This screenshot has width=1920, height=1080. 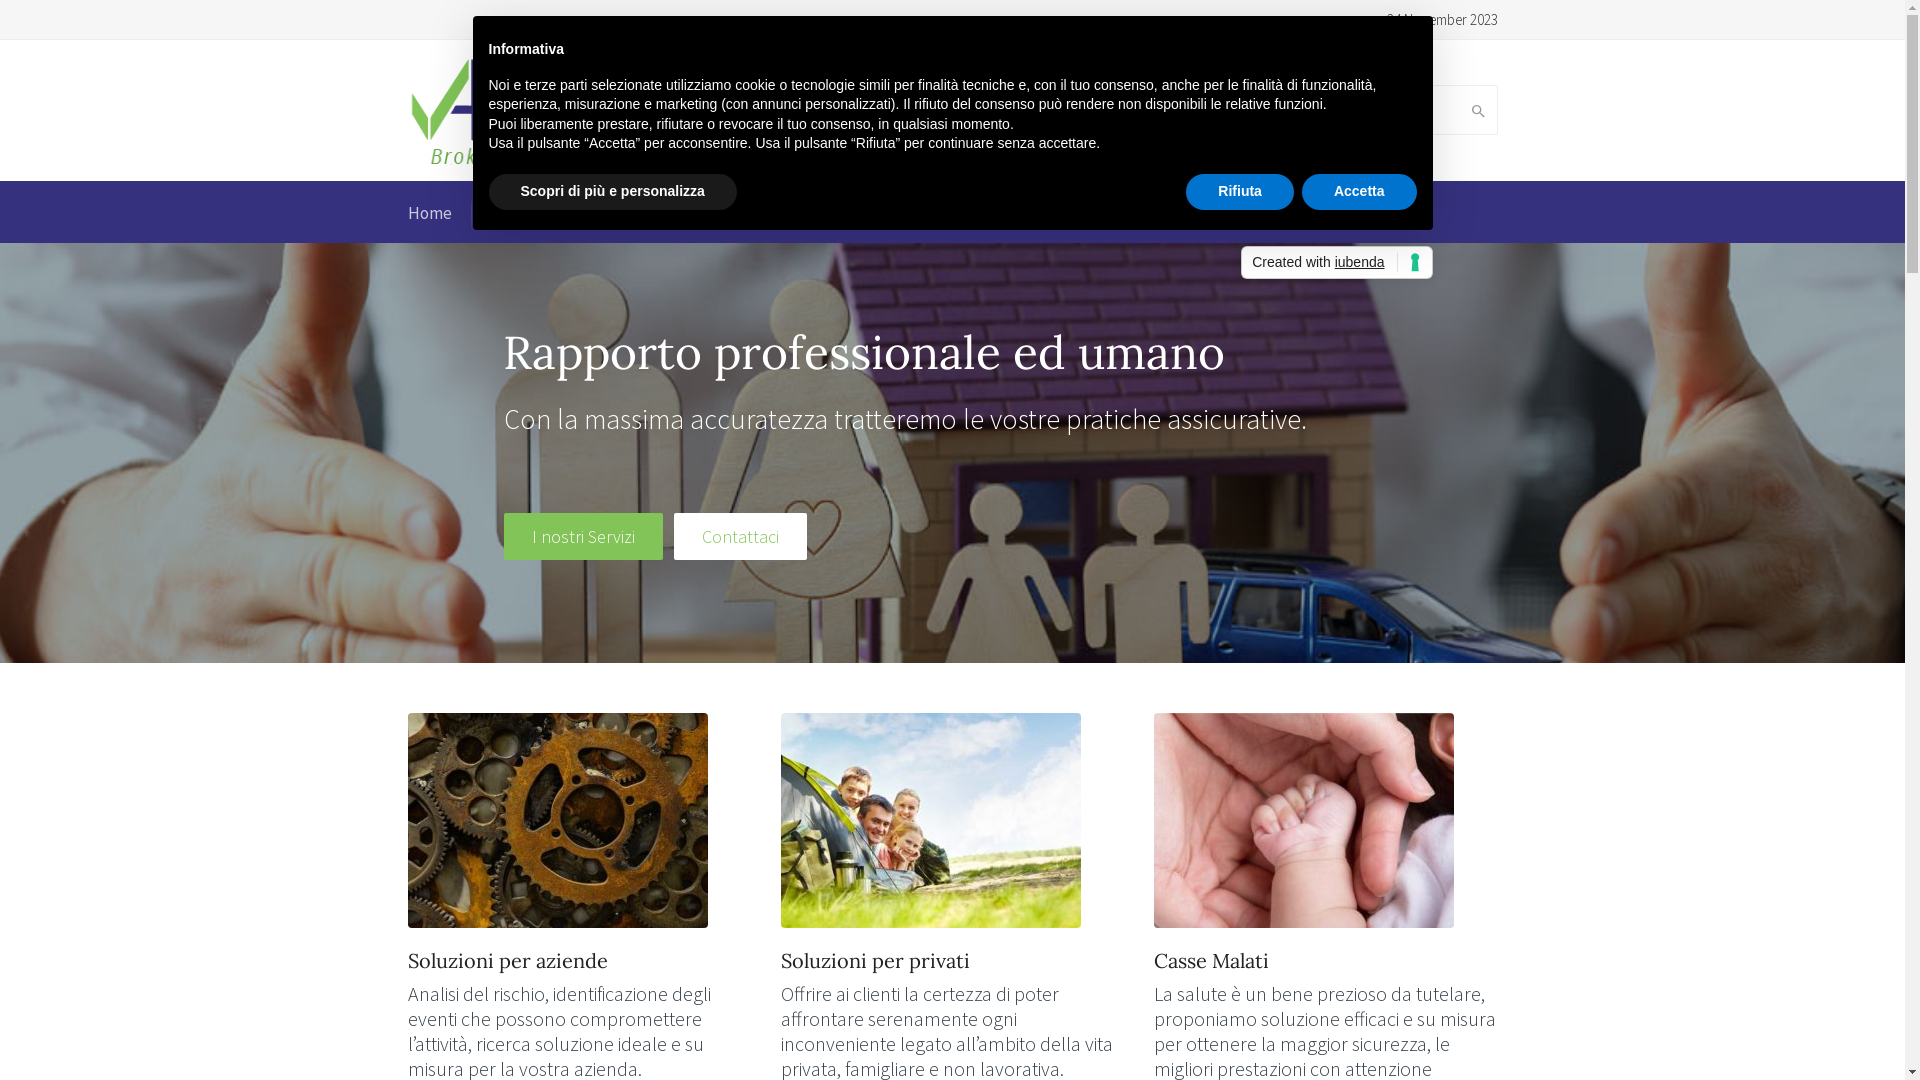 What do you see at coordinates (1033, 213) in the screenshot?
I see `'News'` at bounding box center [1033, 213].